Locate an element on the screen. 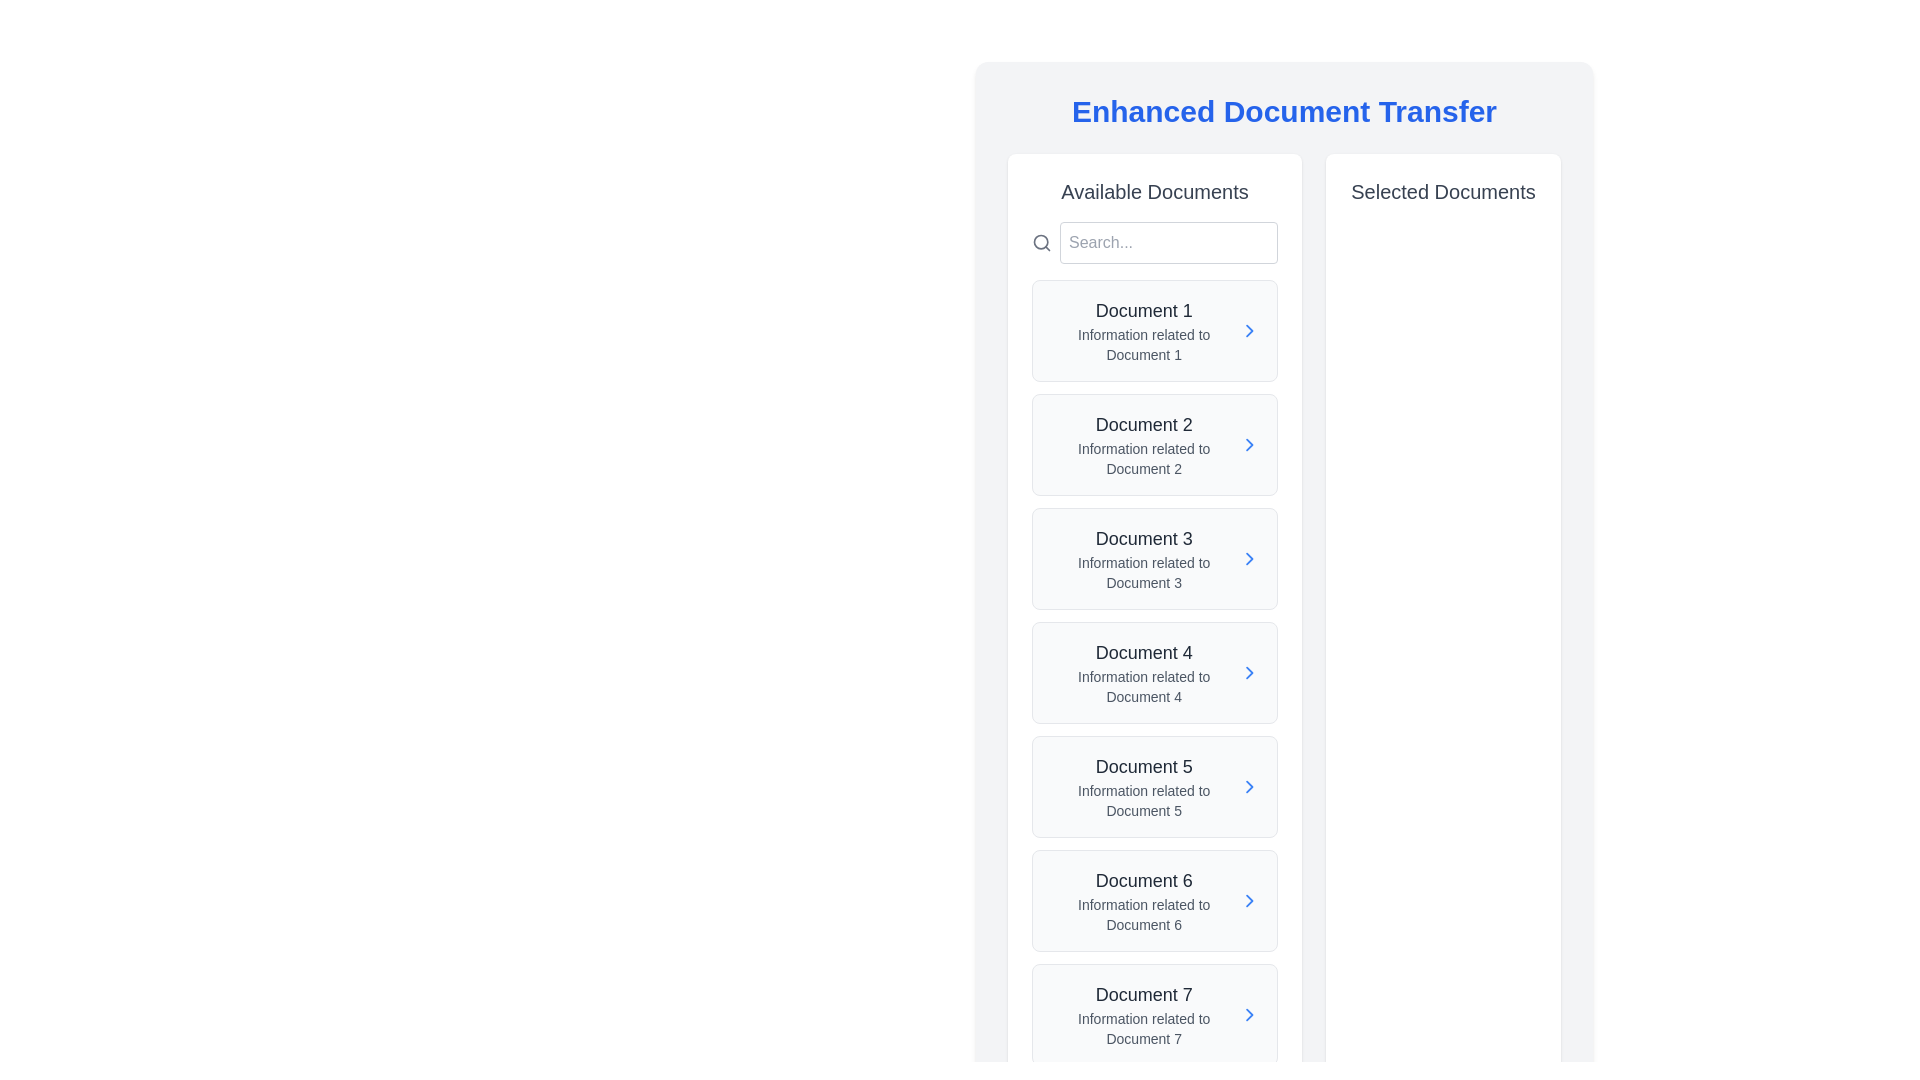 The image size is (1920, 1080). the Text display element that presents information about 'Document 2', located in the list of 'Available Documents' is located at coordinates (1144, 443).